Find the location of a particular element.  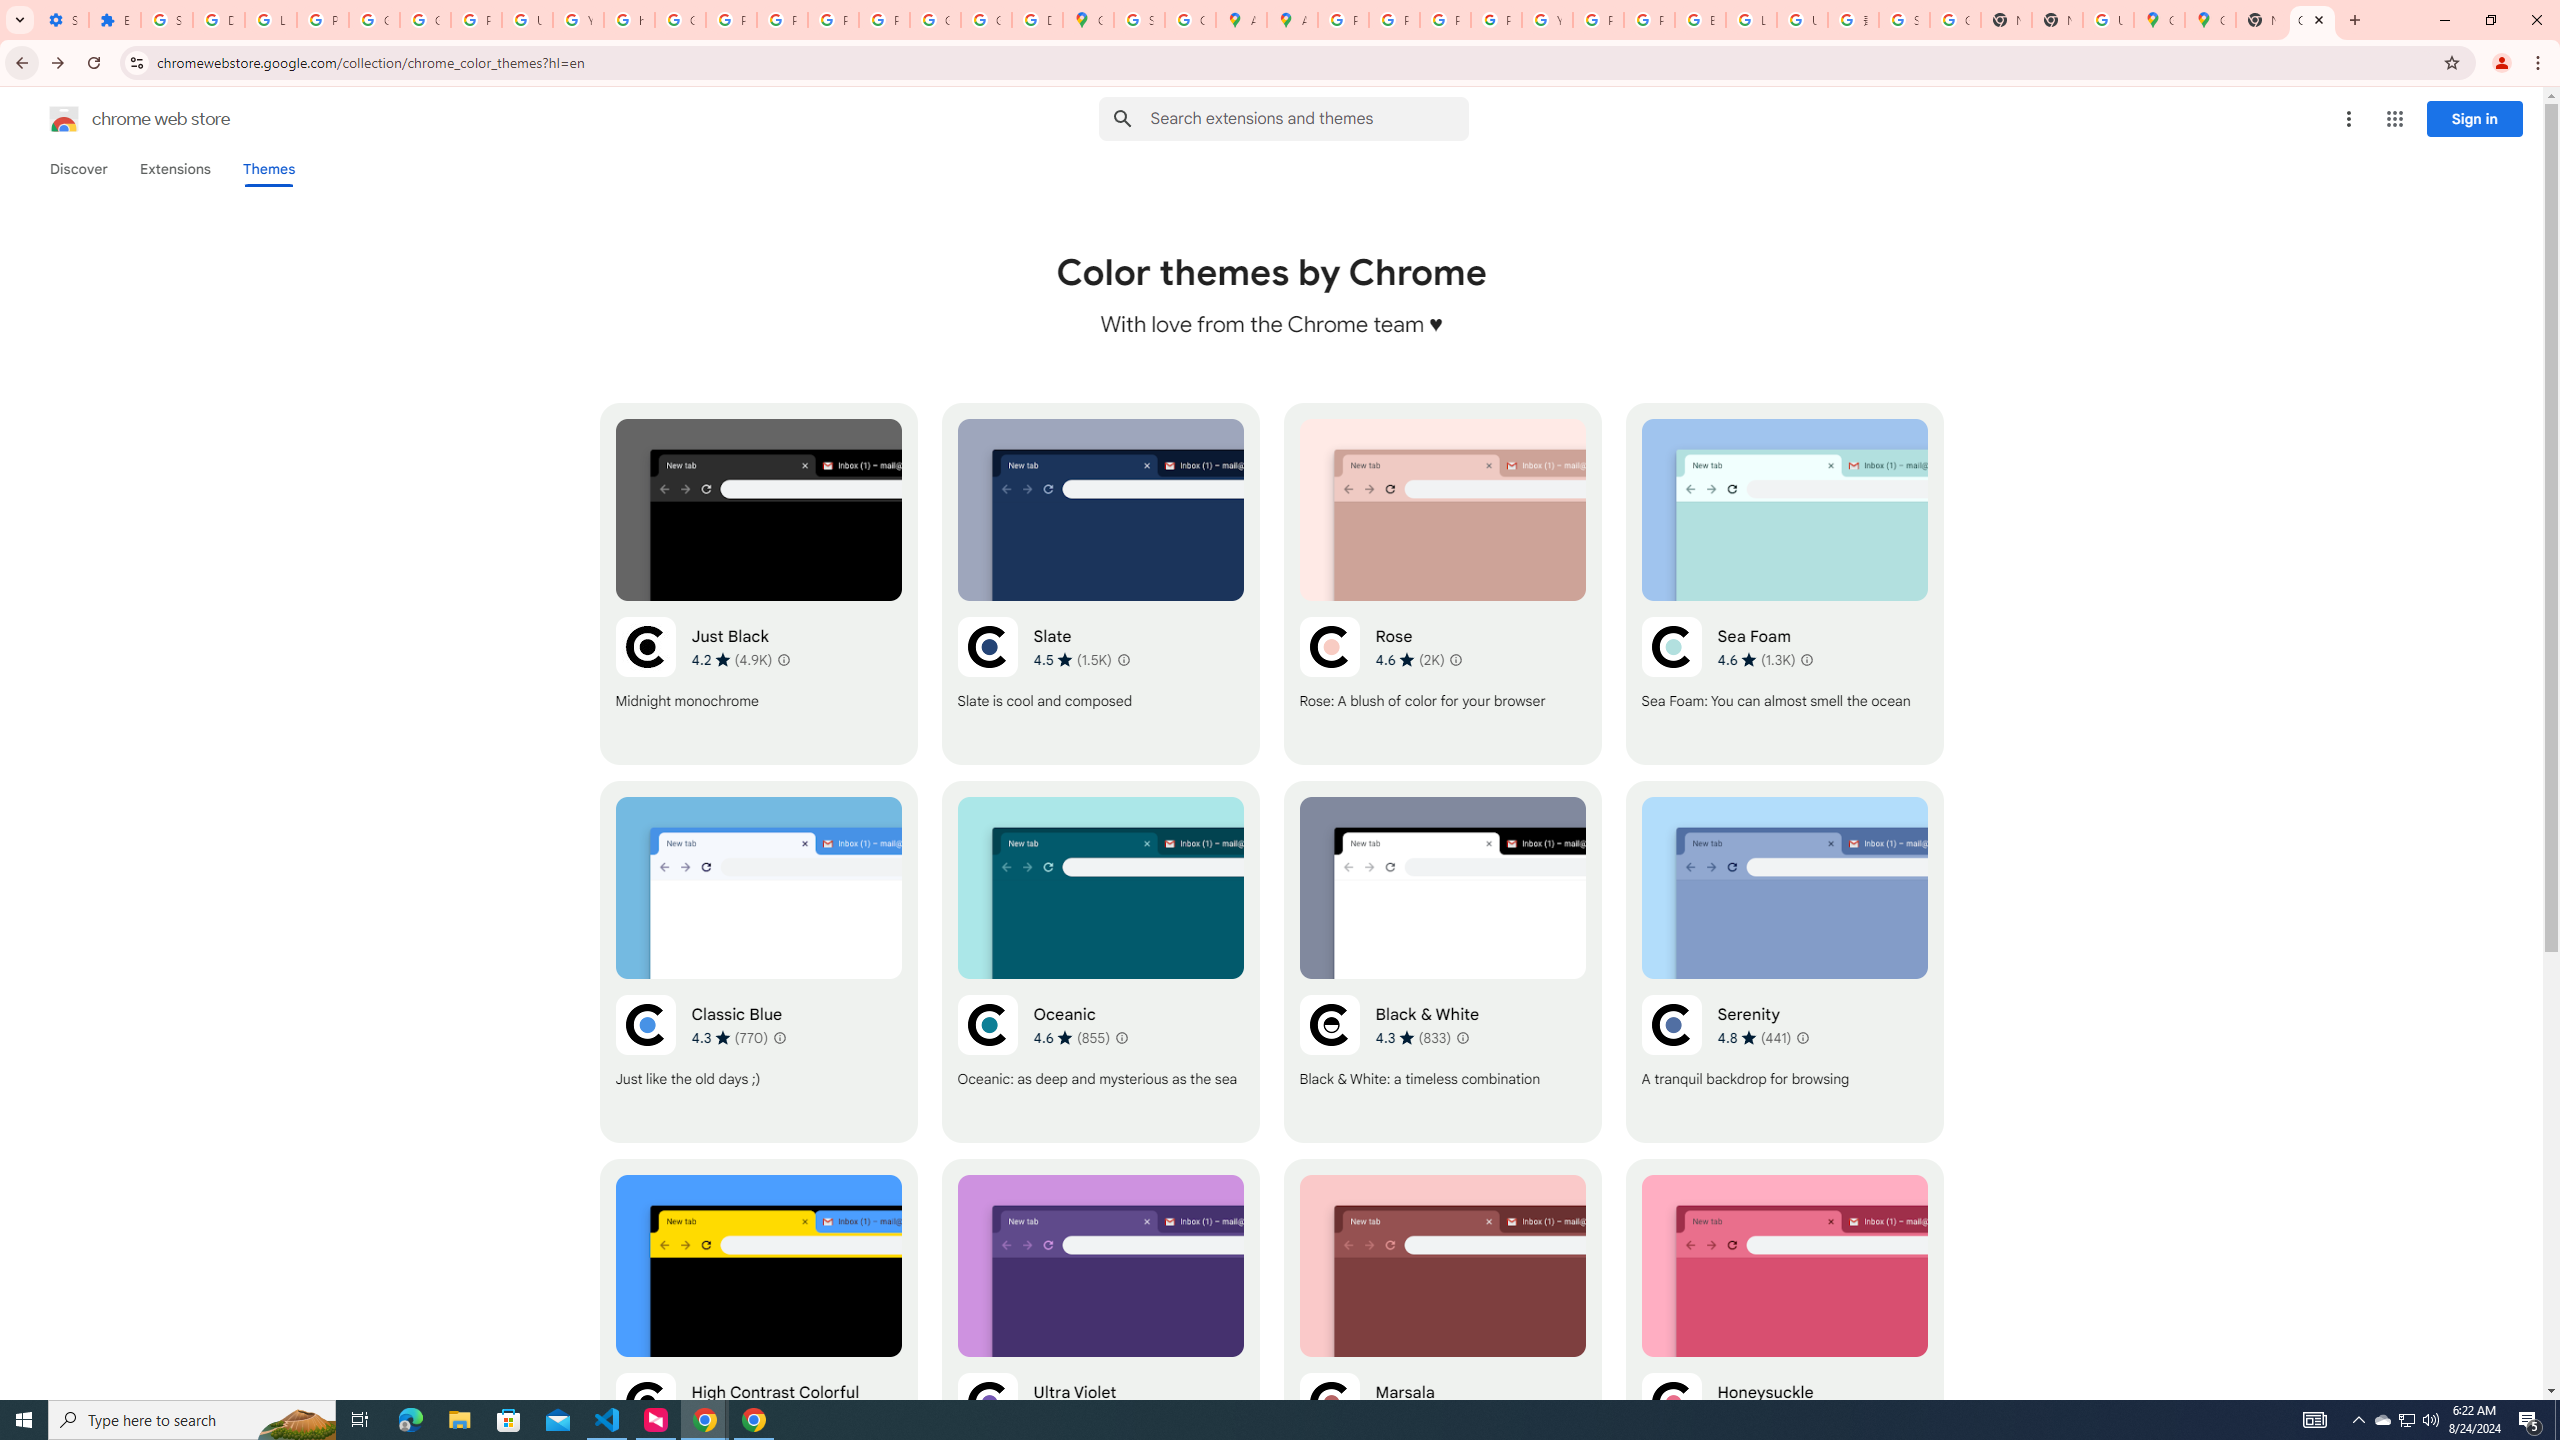

'Learn more about results and reviews "Oceanic"' is located at coordinates (1121, 1037).